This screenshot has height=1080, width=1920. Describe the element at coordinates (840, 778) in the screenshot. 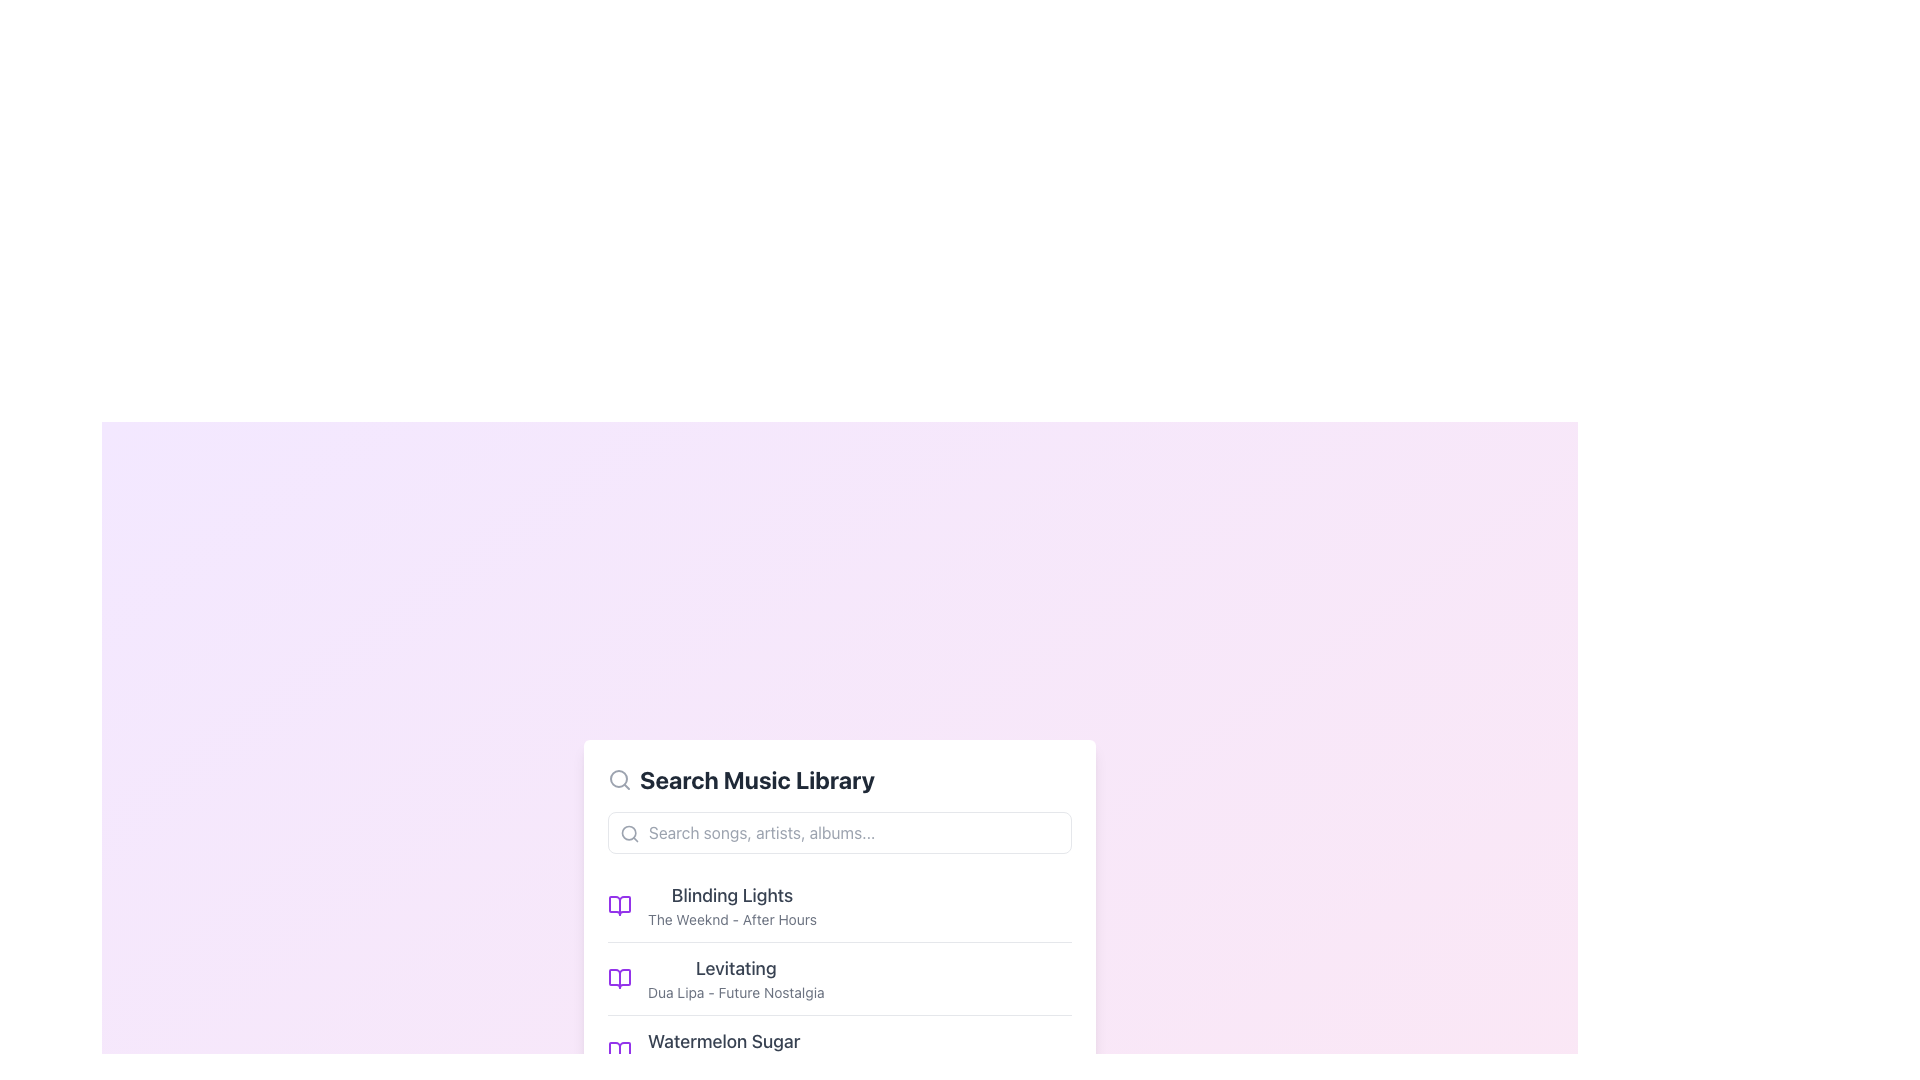

I see `the 'Search Music Library' text label with icon located at the top of the music library search panel` at that location.